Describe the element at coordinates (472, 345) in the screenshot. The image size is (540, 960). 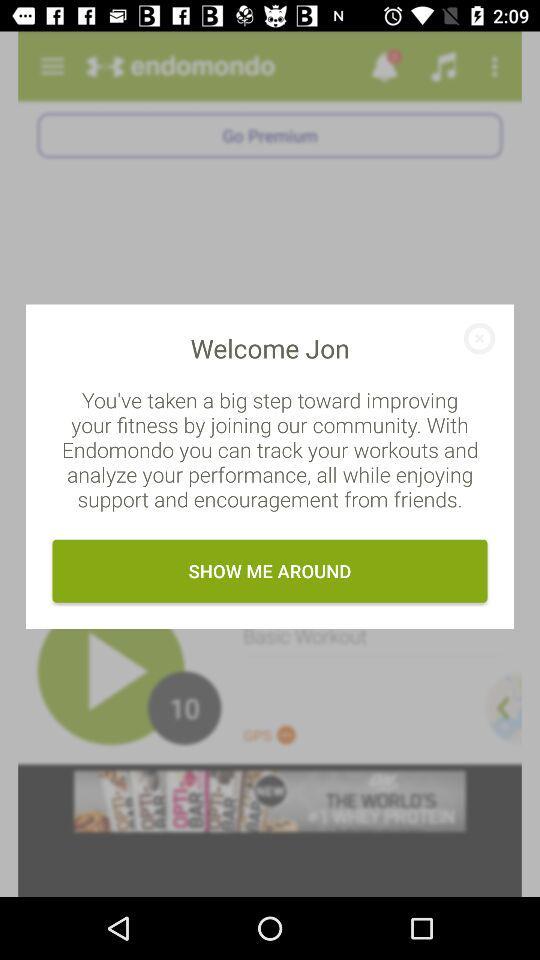
I see `the close icon` at that location.